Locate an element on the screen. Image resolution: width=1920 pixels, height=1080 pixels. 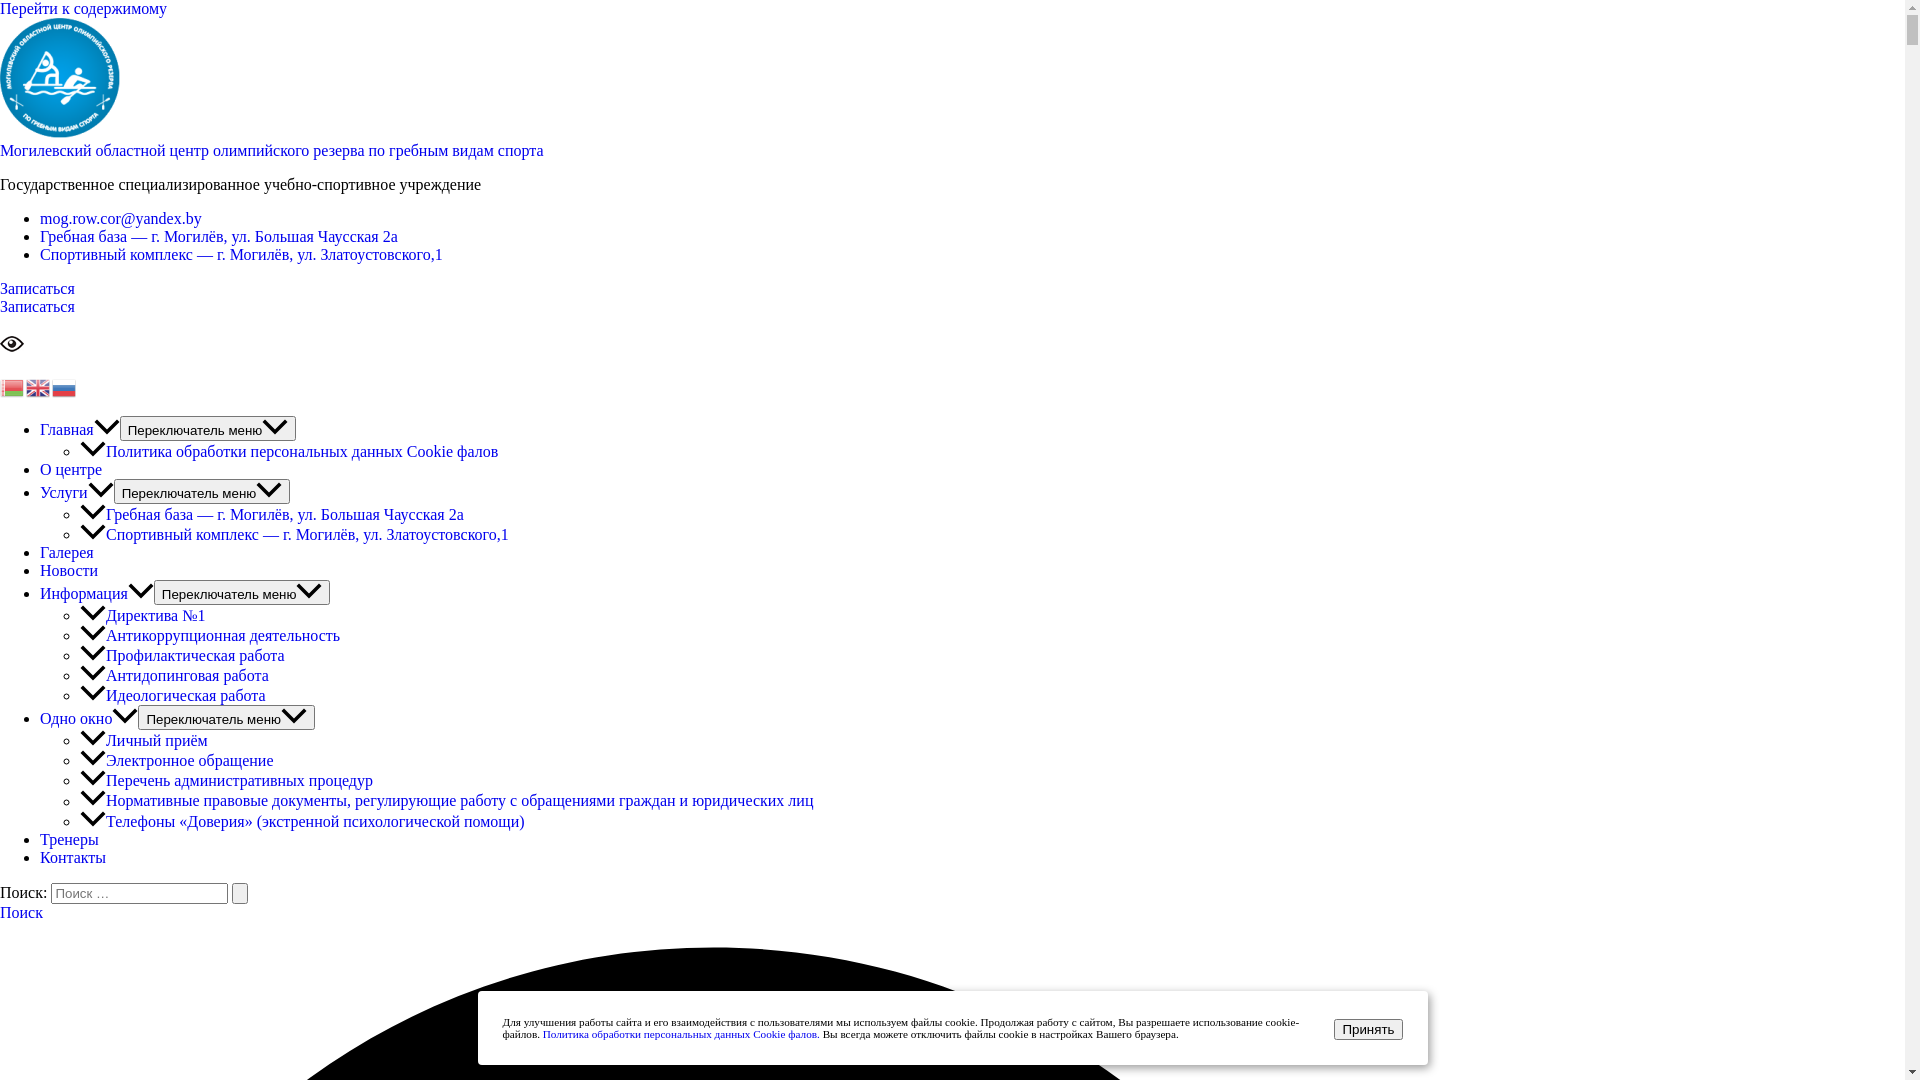
'Belarusian' is located at coordinates (13, 386).